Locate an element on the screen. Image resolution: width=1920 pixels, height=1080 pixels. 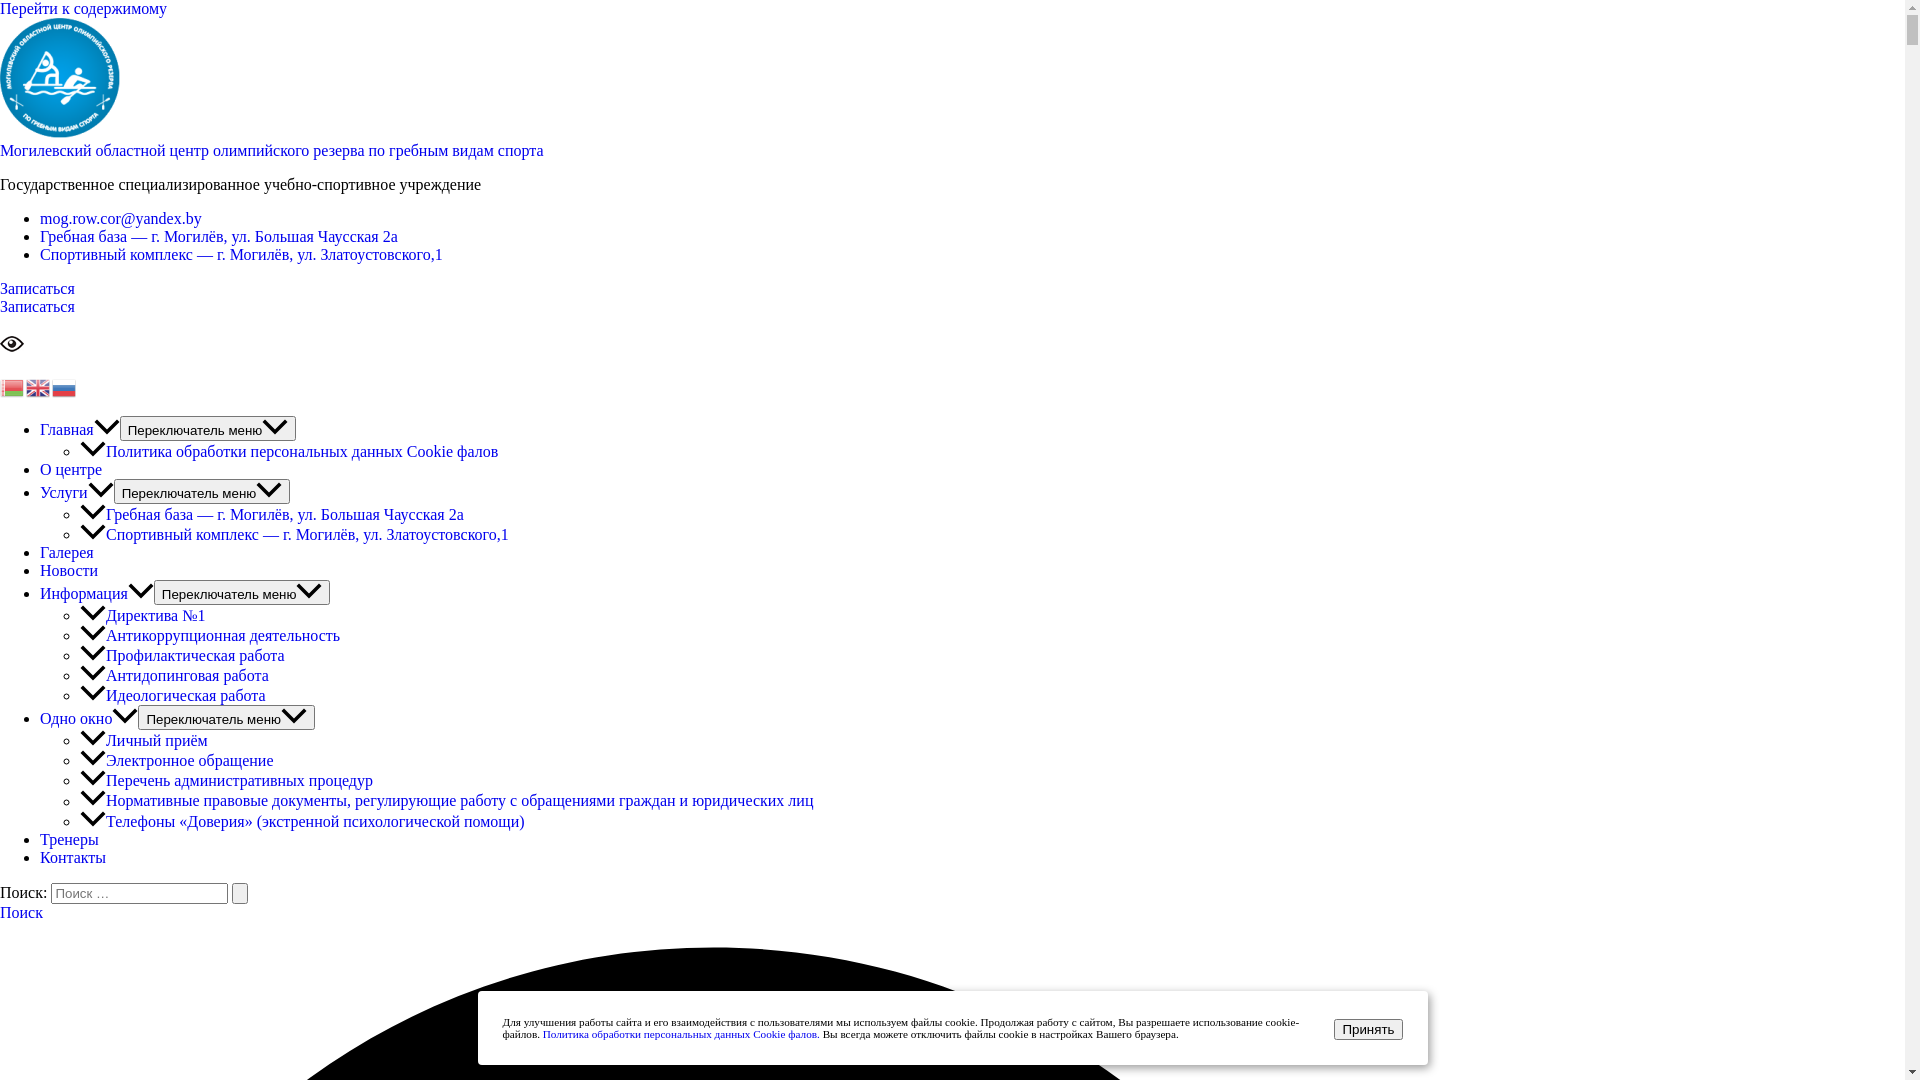
'Belarusian' is located at coordinates (13, 386).